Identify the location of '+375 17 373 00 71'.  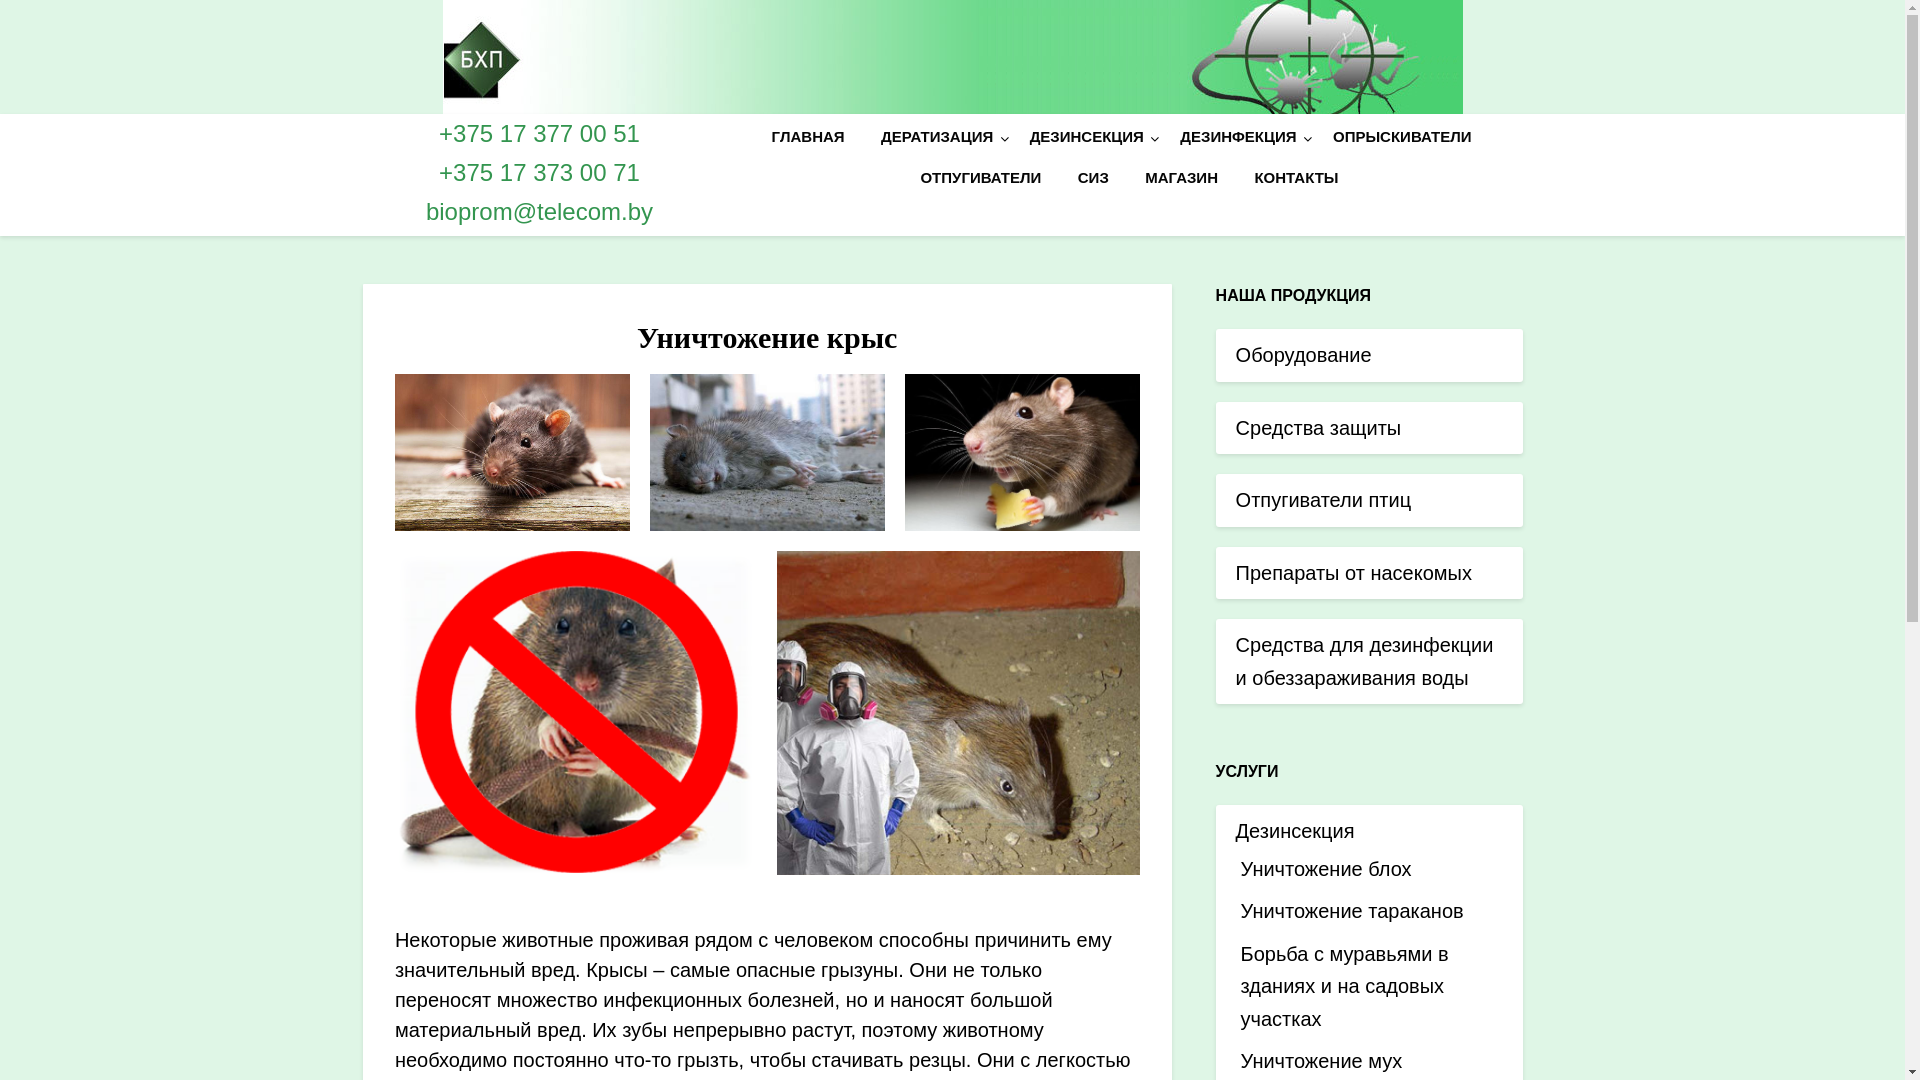
(539, 171).